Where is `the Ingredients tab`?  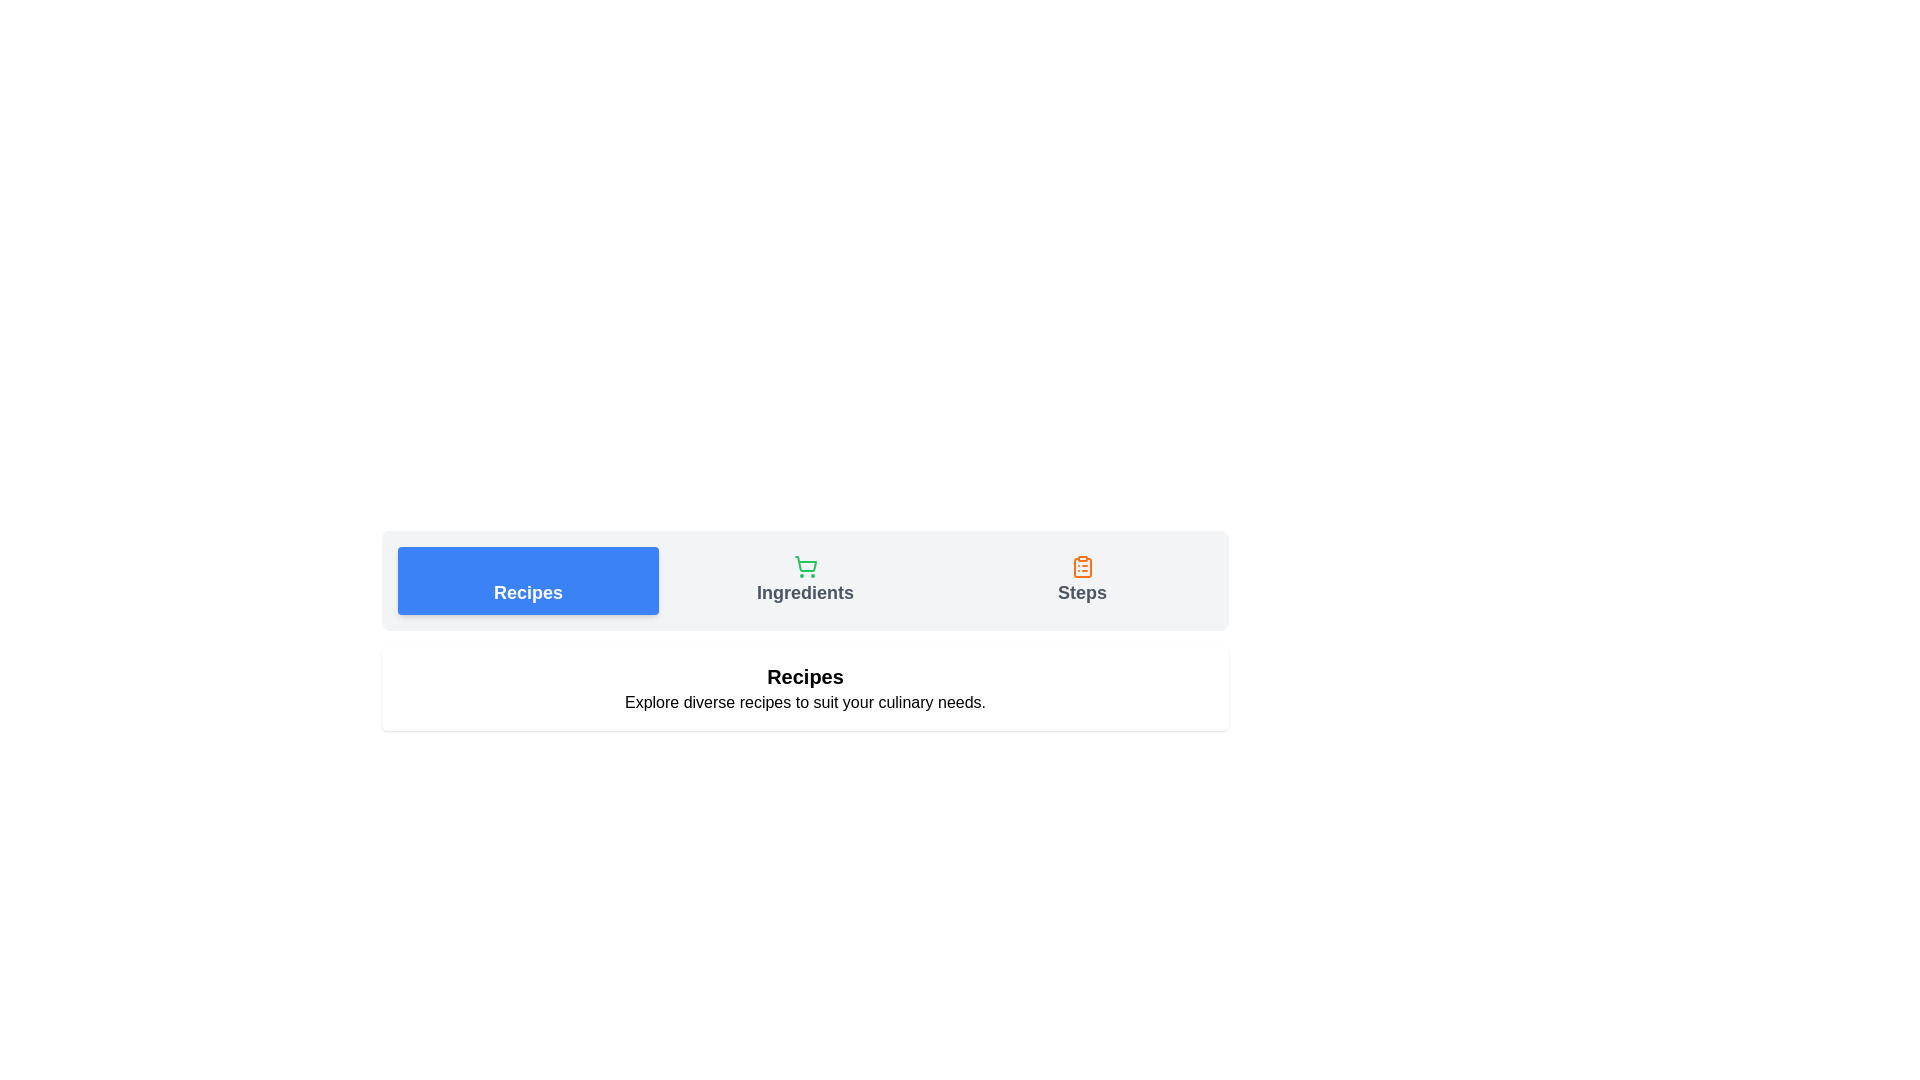
the Ingredients tab is located at coordinates (805, 581).